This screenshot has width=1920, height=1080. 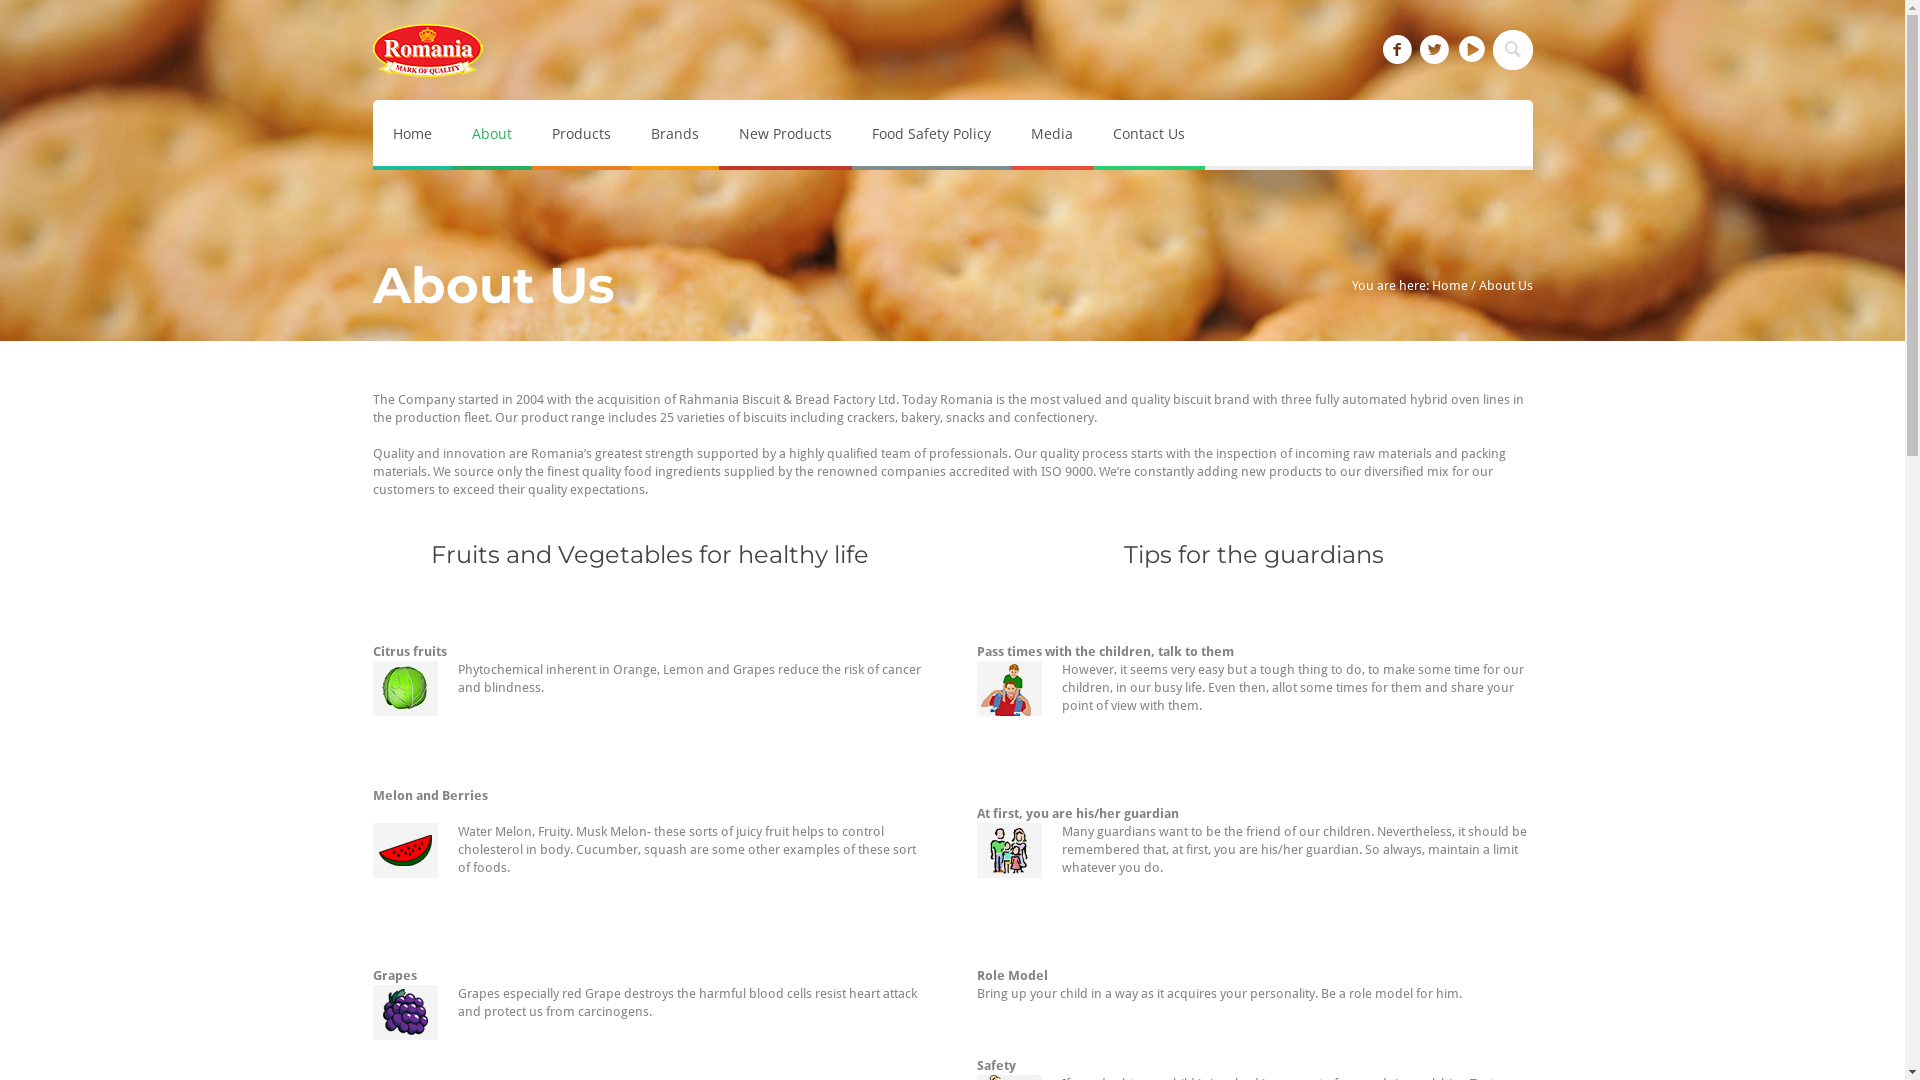 What do you see at coordinates (1470, 49) in the screenshot?
I see `'YouTube'` at bounding box center [1470, 49].